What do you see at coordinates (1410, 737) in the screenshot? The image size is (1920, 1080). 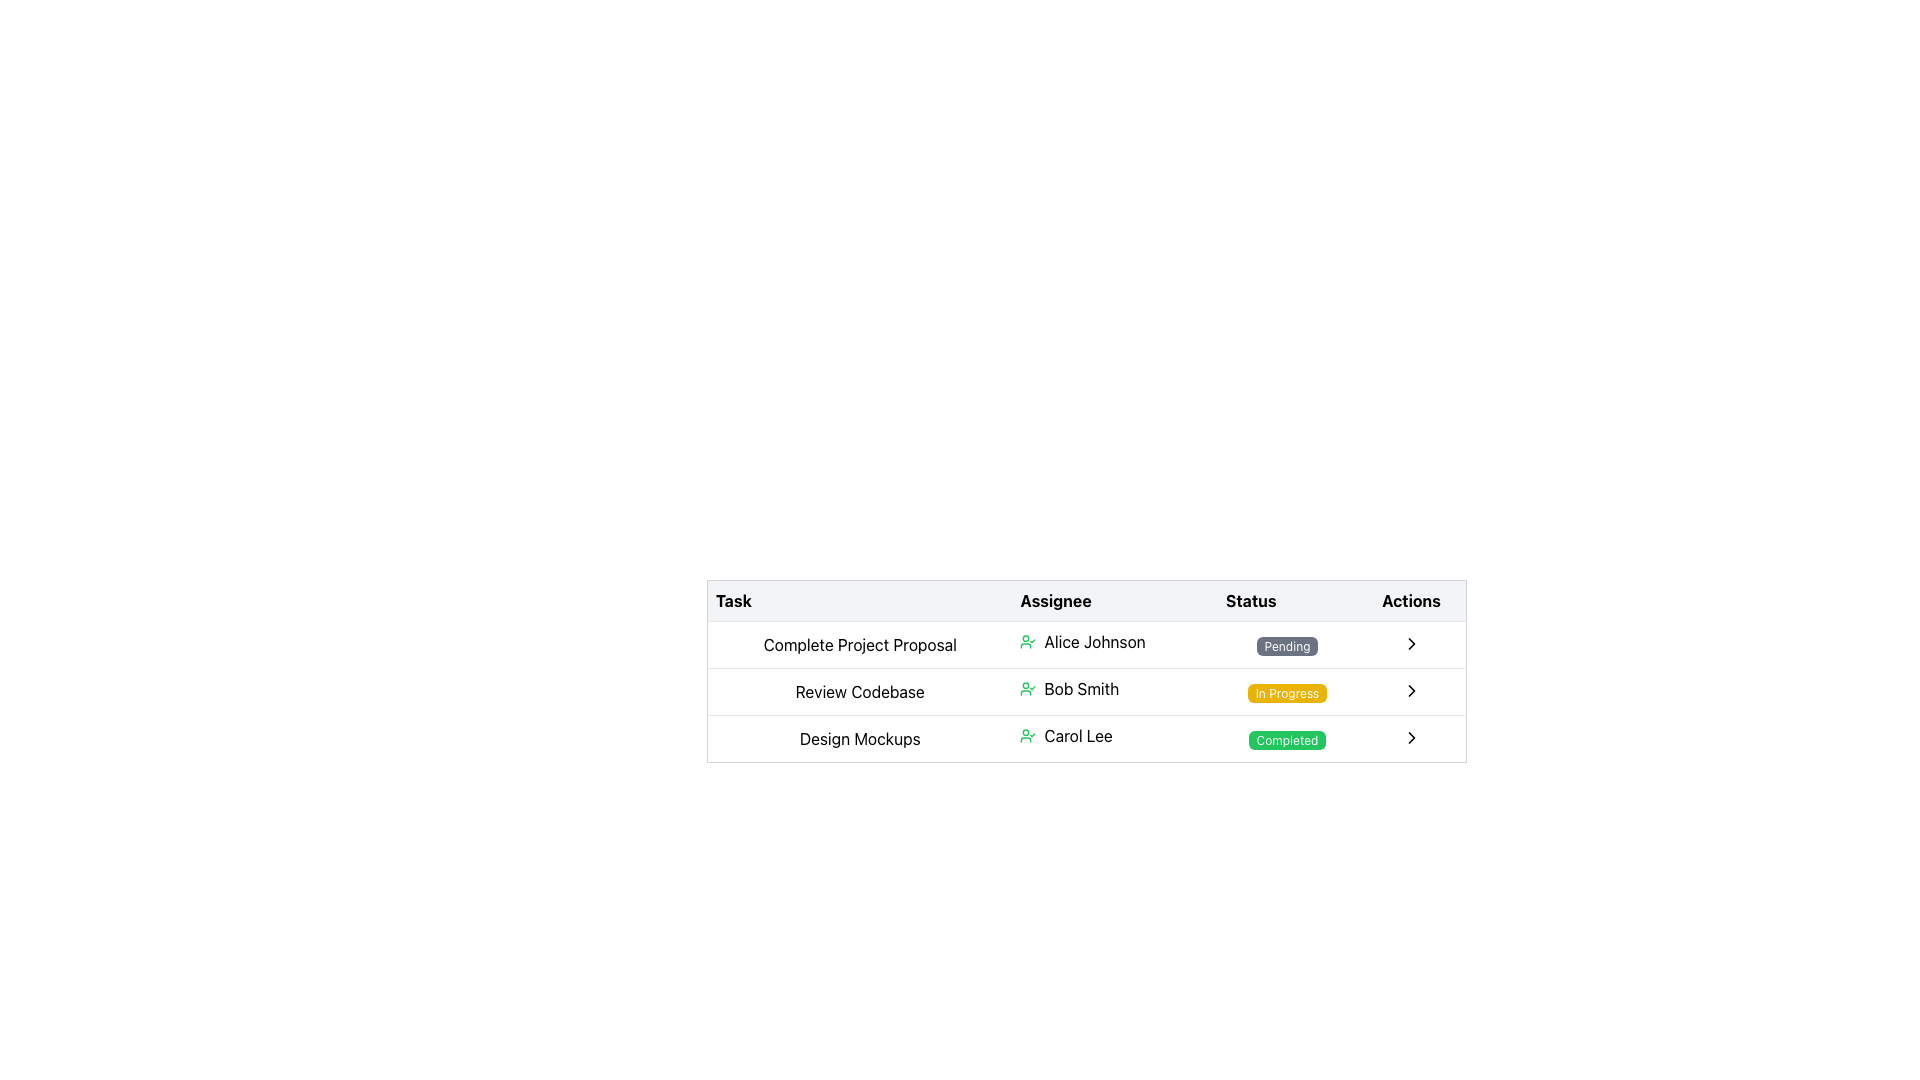 I see `the button that allows the user to proceed with or reveal further details about the task assigned to 'Carol Lee', located at the rightmost side of the 'Actions' column, aligned with 'Completed'` at bounding box center [1410, 737].